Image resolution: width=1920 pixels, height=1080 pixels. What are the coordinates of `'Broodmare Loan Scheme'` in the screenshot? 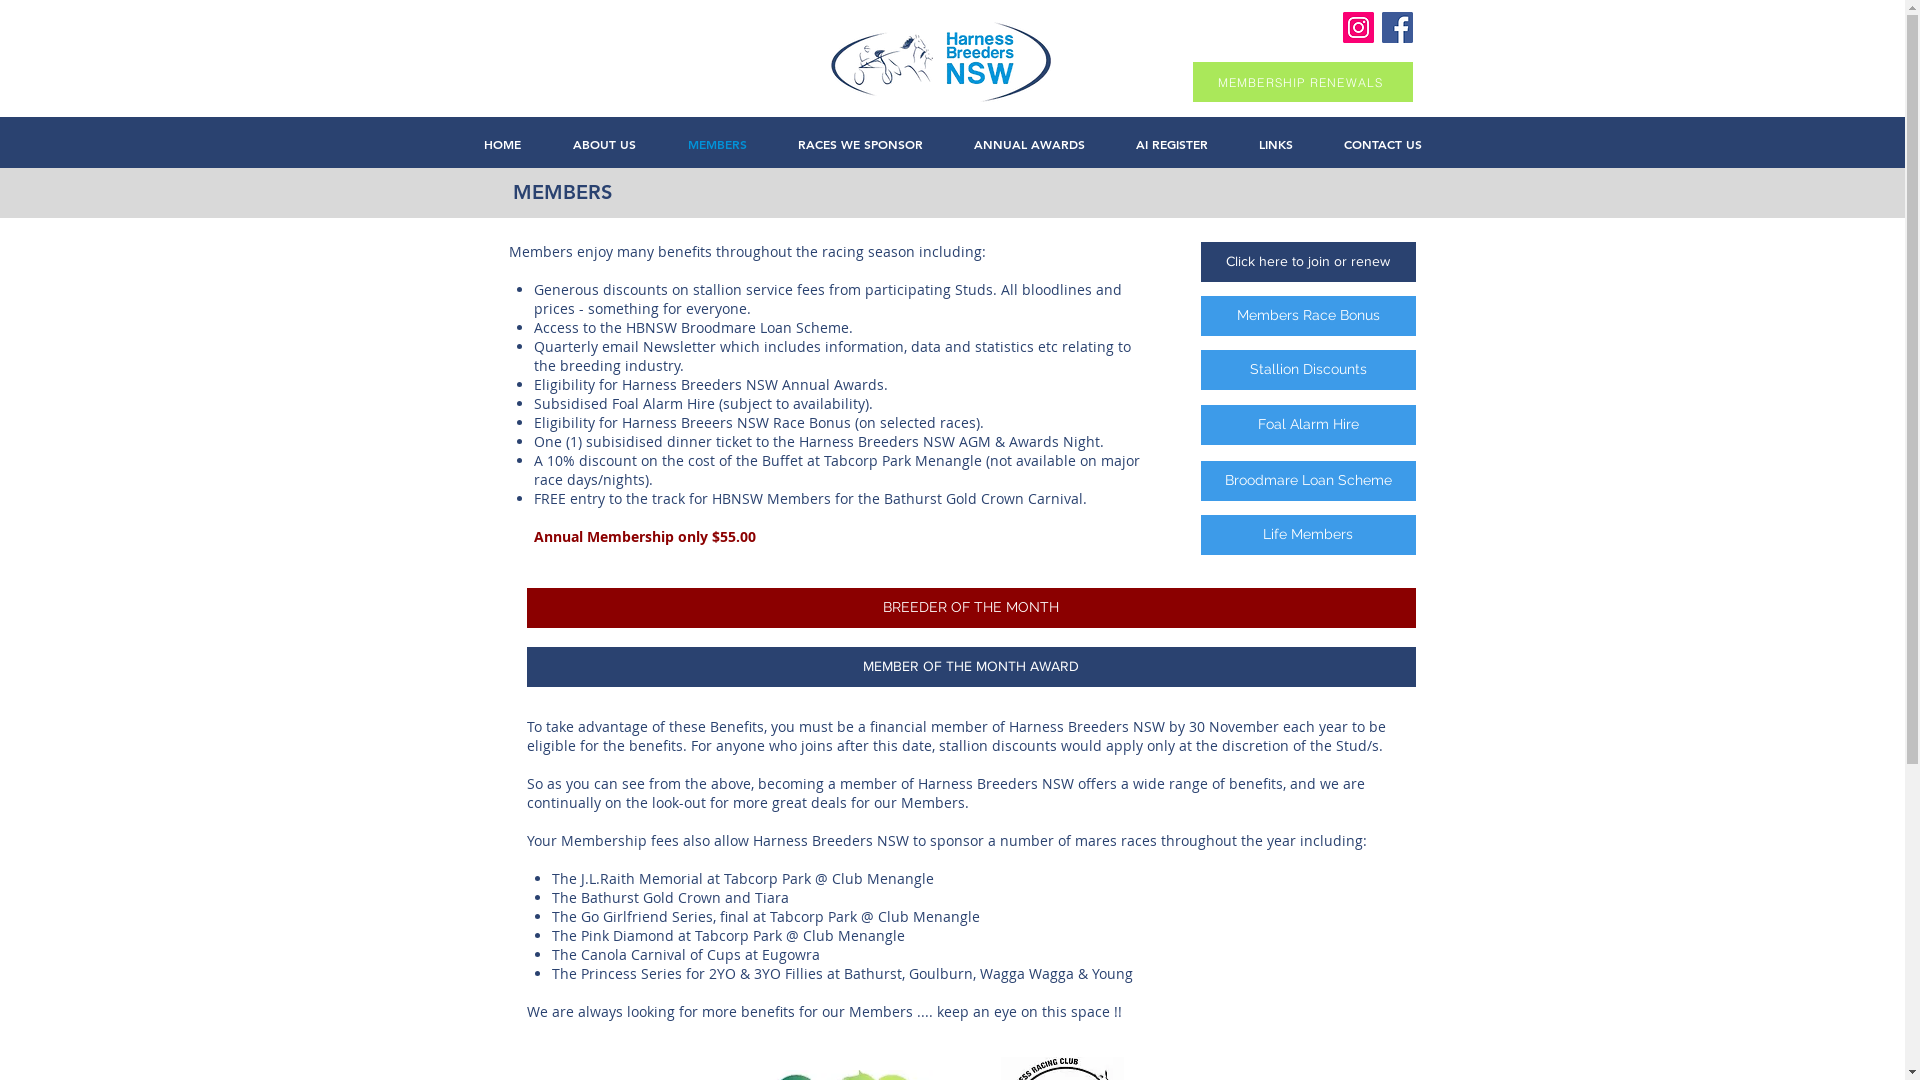 It's located at (1307, 481).